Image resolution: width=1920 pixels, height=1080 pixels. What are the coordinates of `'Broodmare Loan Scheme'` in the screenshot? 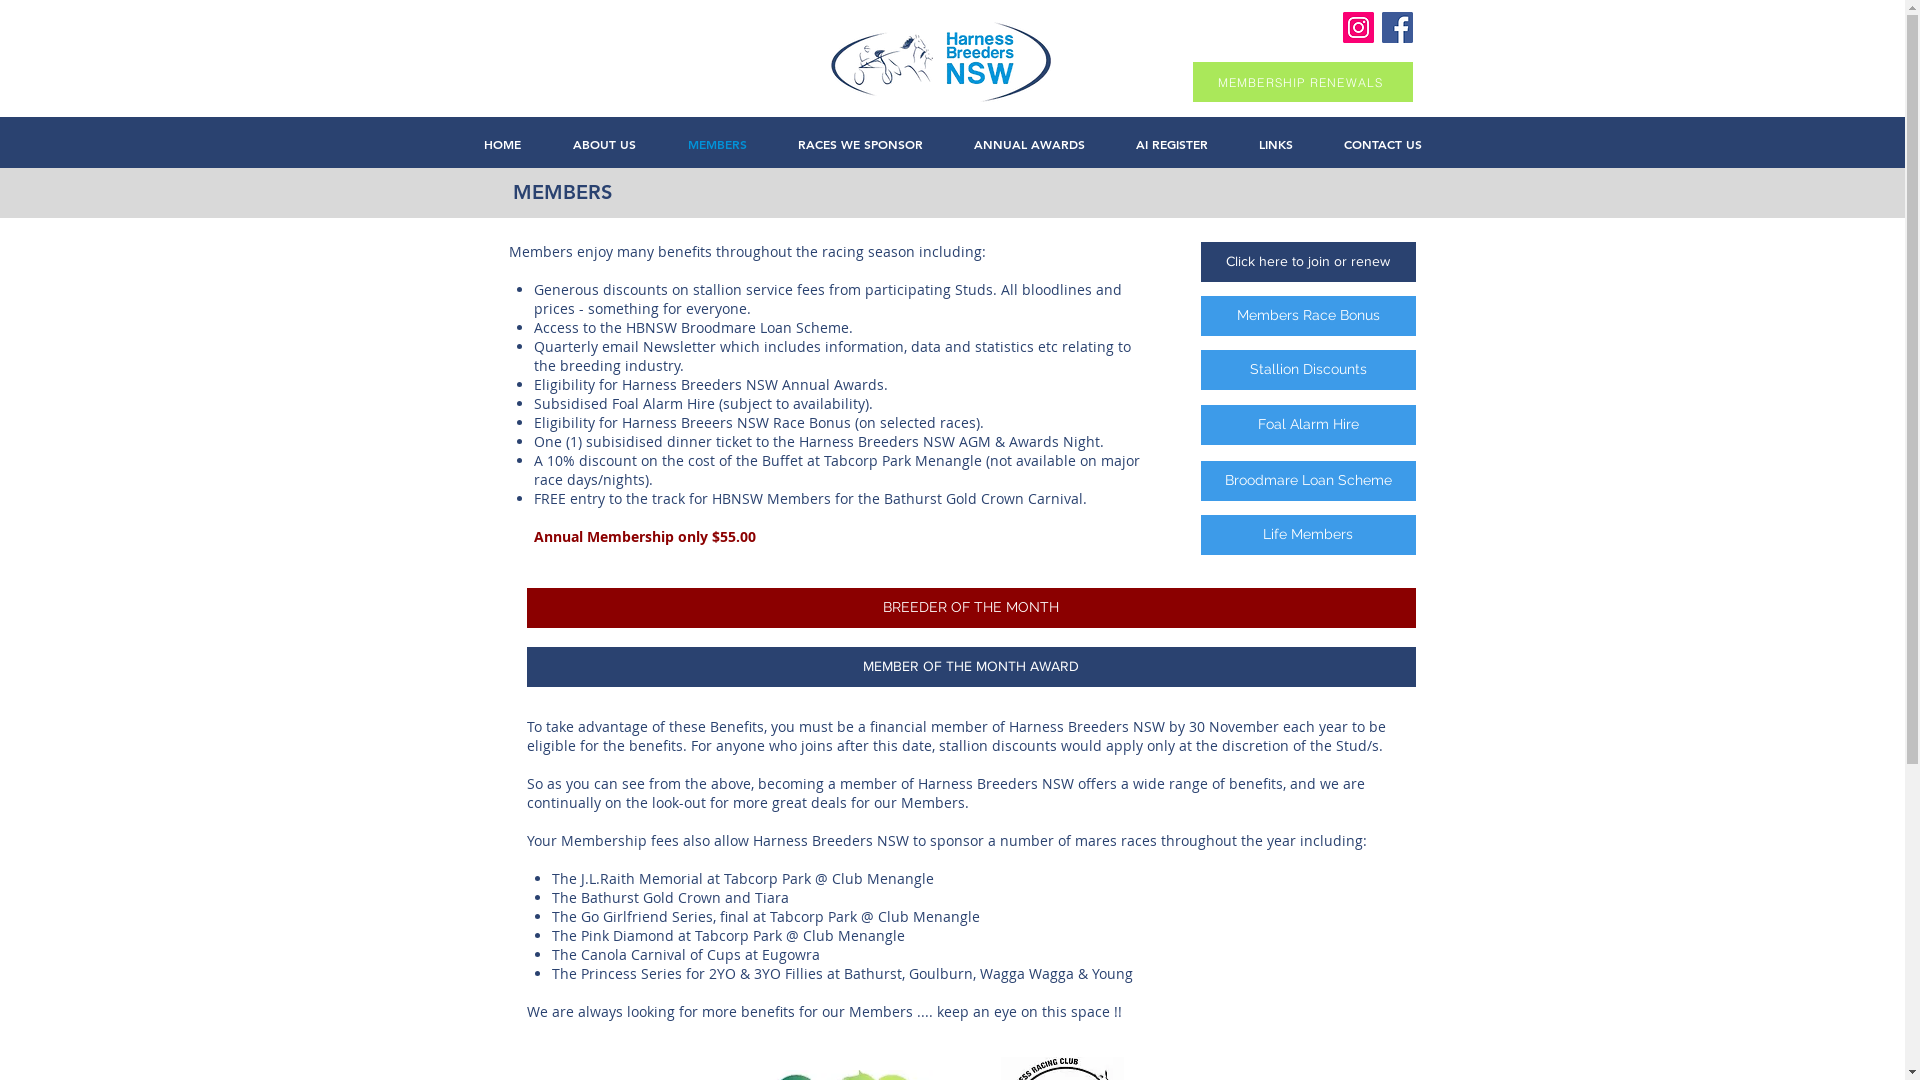 It's located at (1307, 481).